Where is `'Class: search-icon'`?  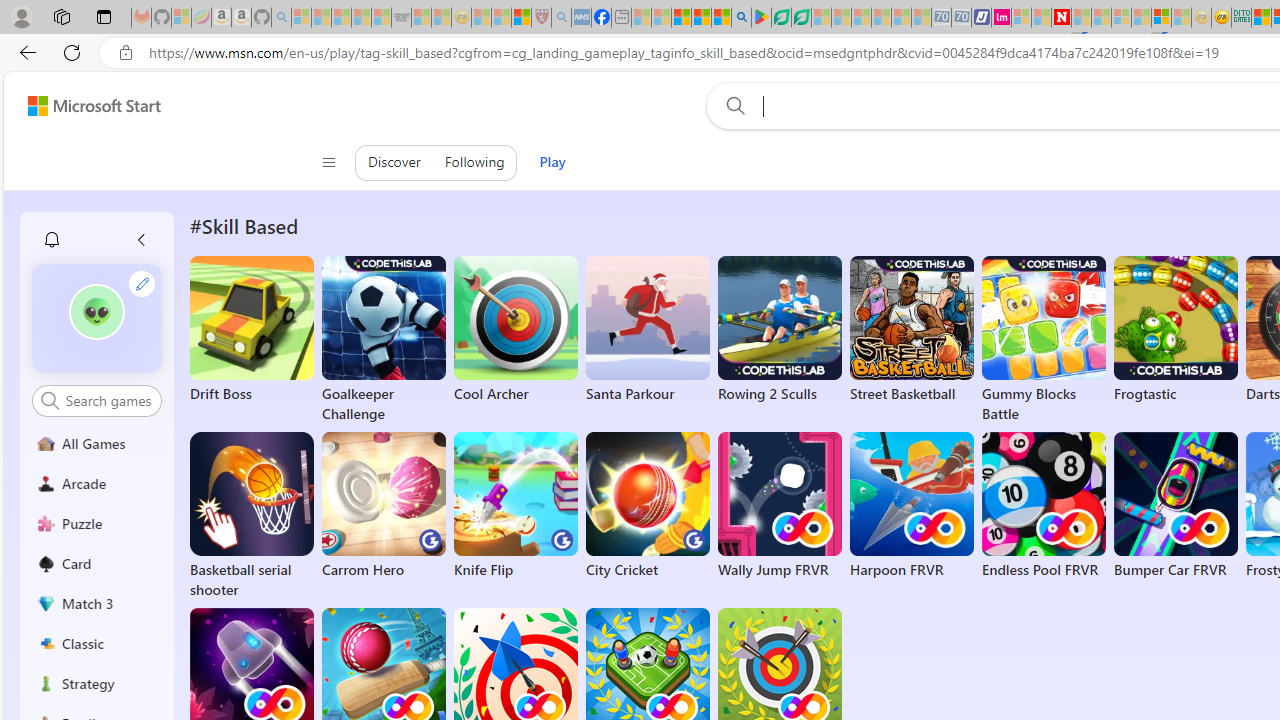
'Class: search-icon' is located at coordinates (50, 400).